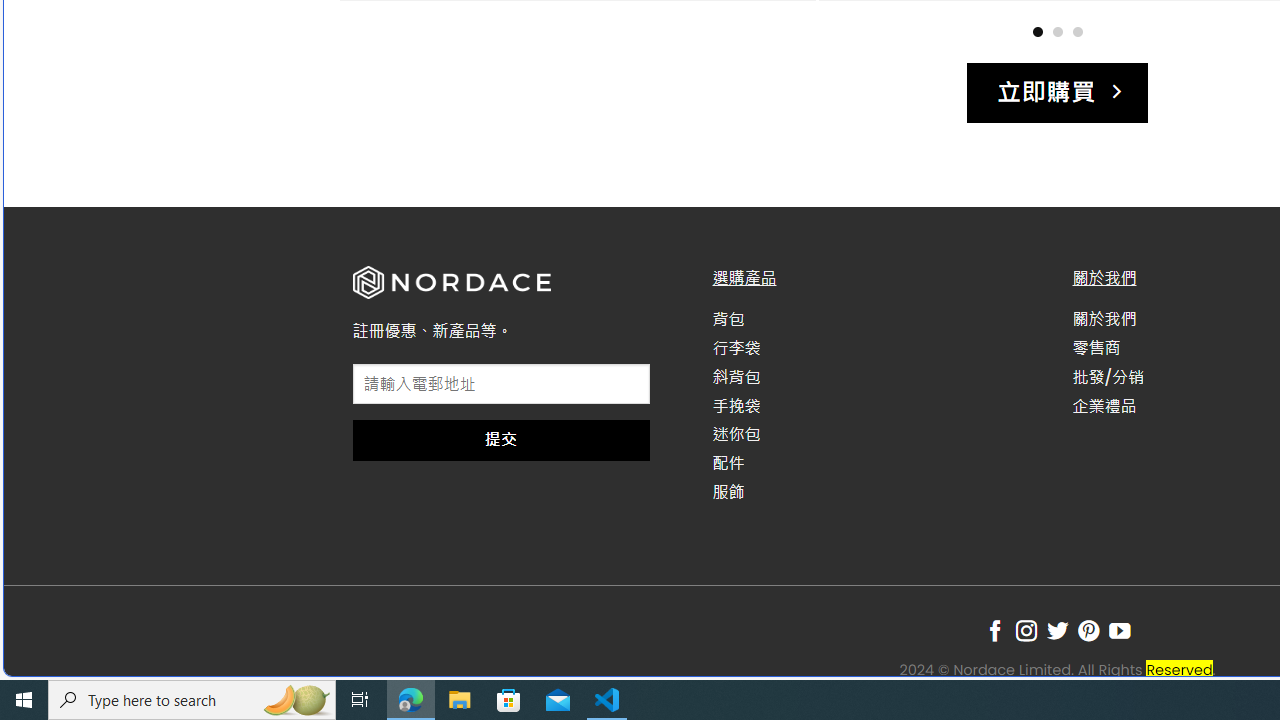 This screenshot has height=720, width=1280. I want to click on 'Follow on Pinterest', so click(1087, 631).